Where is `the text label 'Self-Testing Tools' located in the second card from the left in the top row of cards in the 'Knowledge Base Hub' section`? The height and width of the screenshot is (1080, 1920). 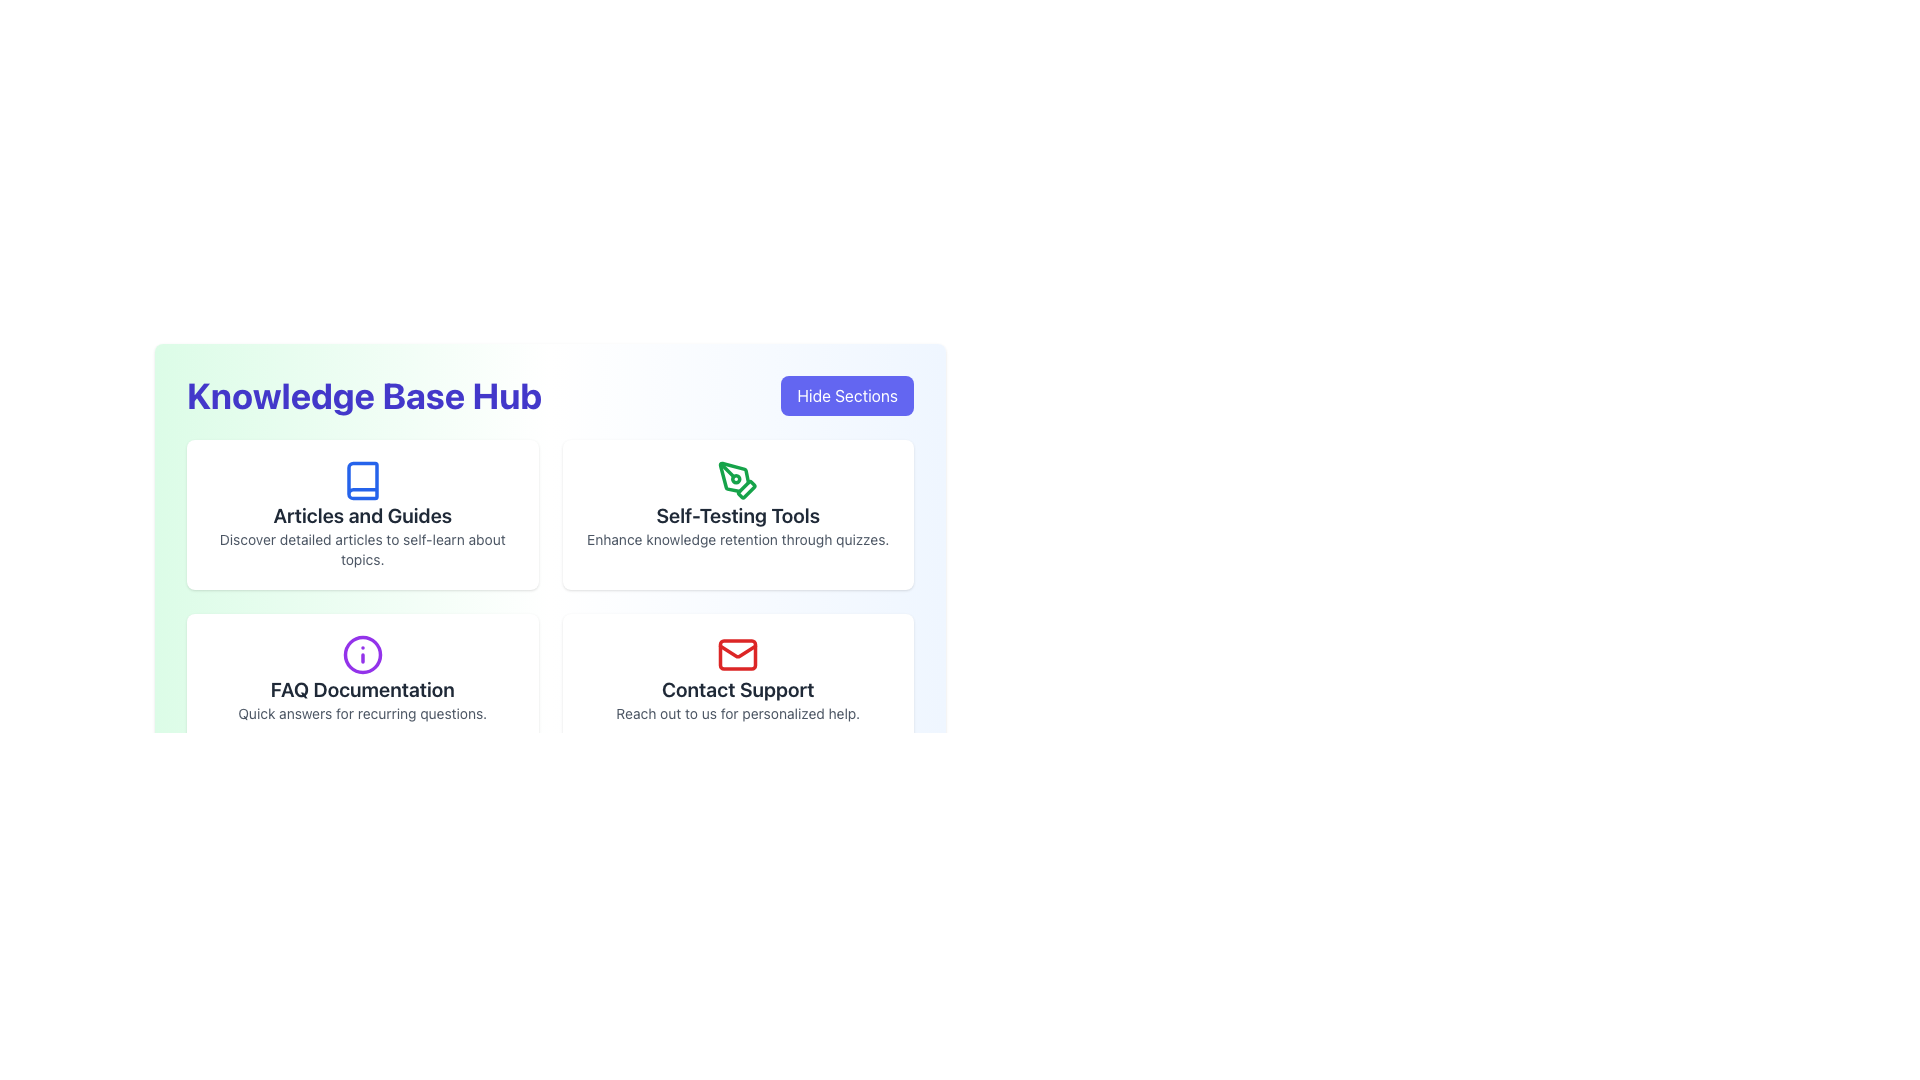
the text label 'Self-Testing Tools' located in the second card from the left in the top row of cards in the 'Knowledge Base Hub' section is located at coordinates (737, 515).